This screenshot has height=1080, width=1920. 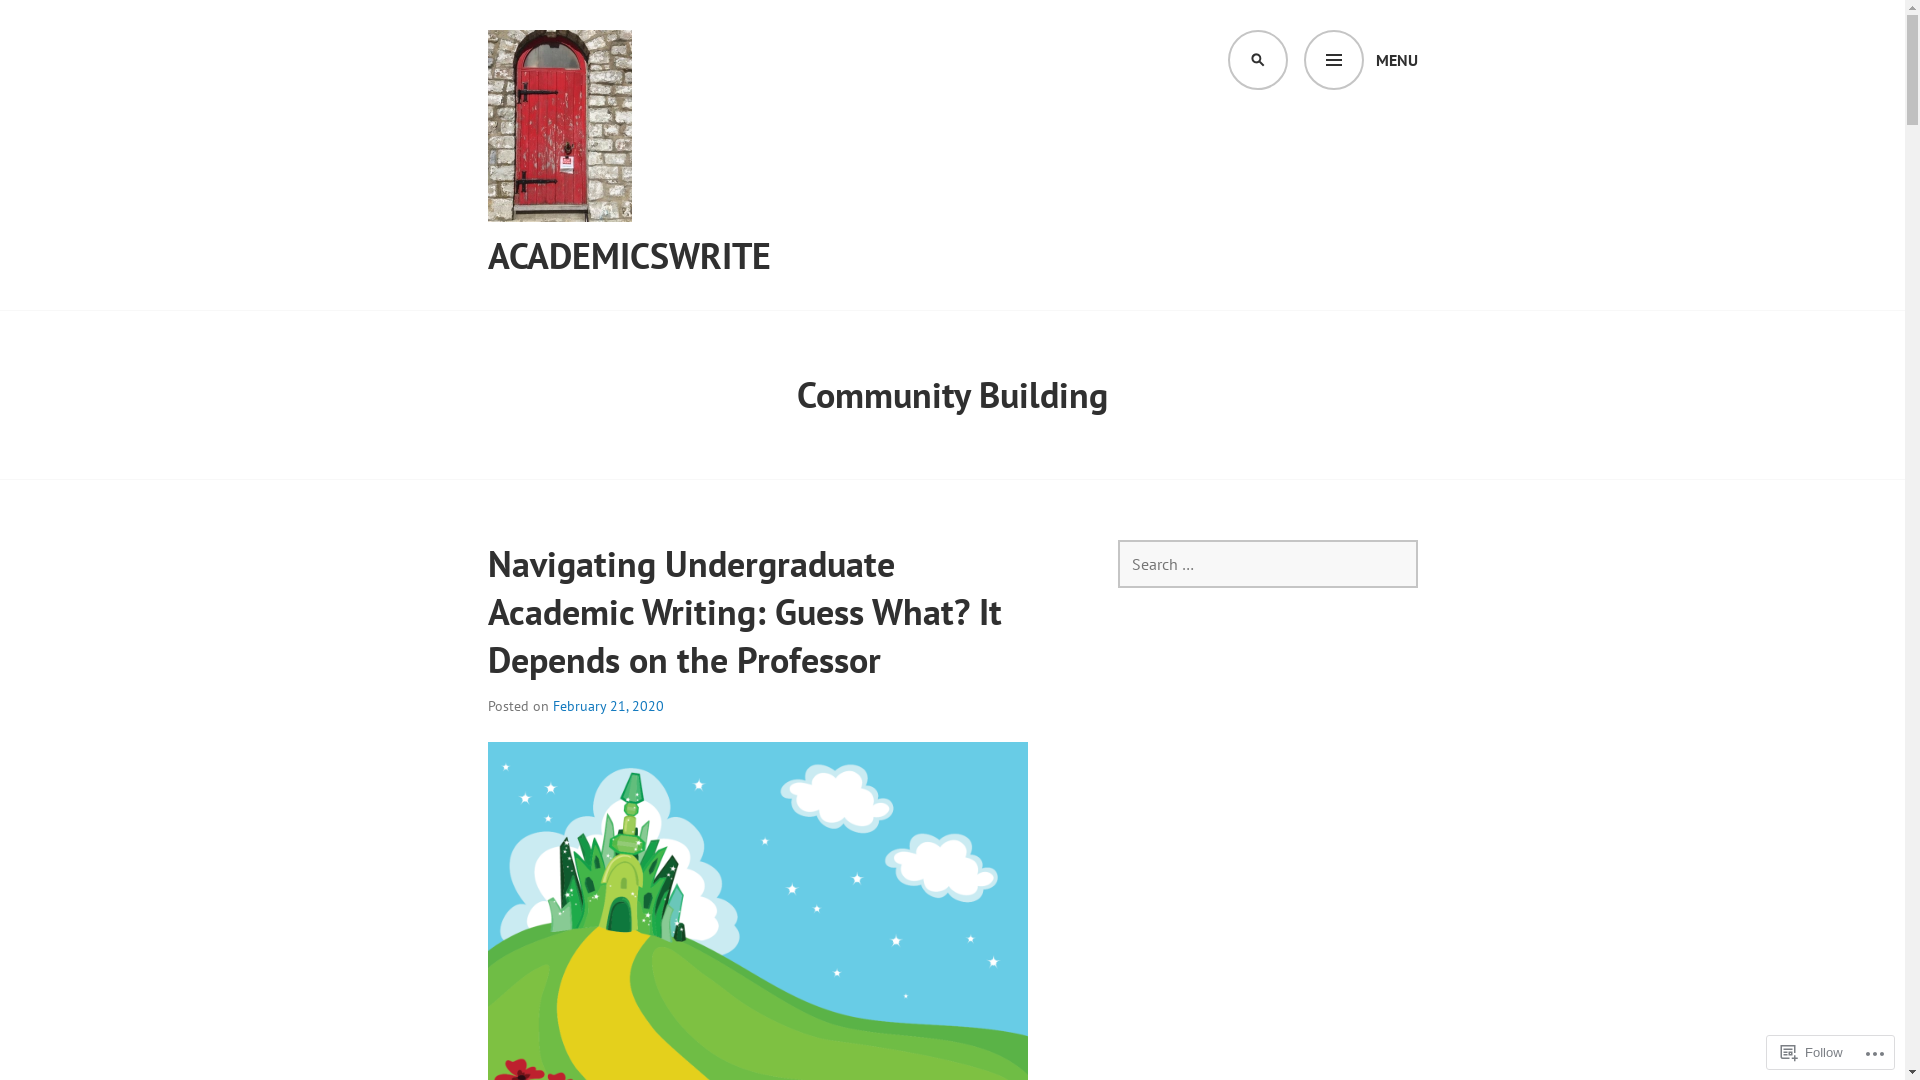 What do you see at coordinates (1772, 1051) in the screenshot?
I see `'Follow'` at bounding box center [1772, 1051].